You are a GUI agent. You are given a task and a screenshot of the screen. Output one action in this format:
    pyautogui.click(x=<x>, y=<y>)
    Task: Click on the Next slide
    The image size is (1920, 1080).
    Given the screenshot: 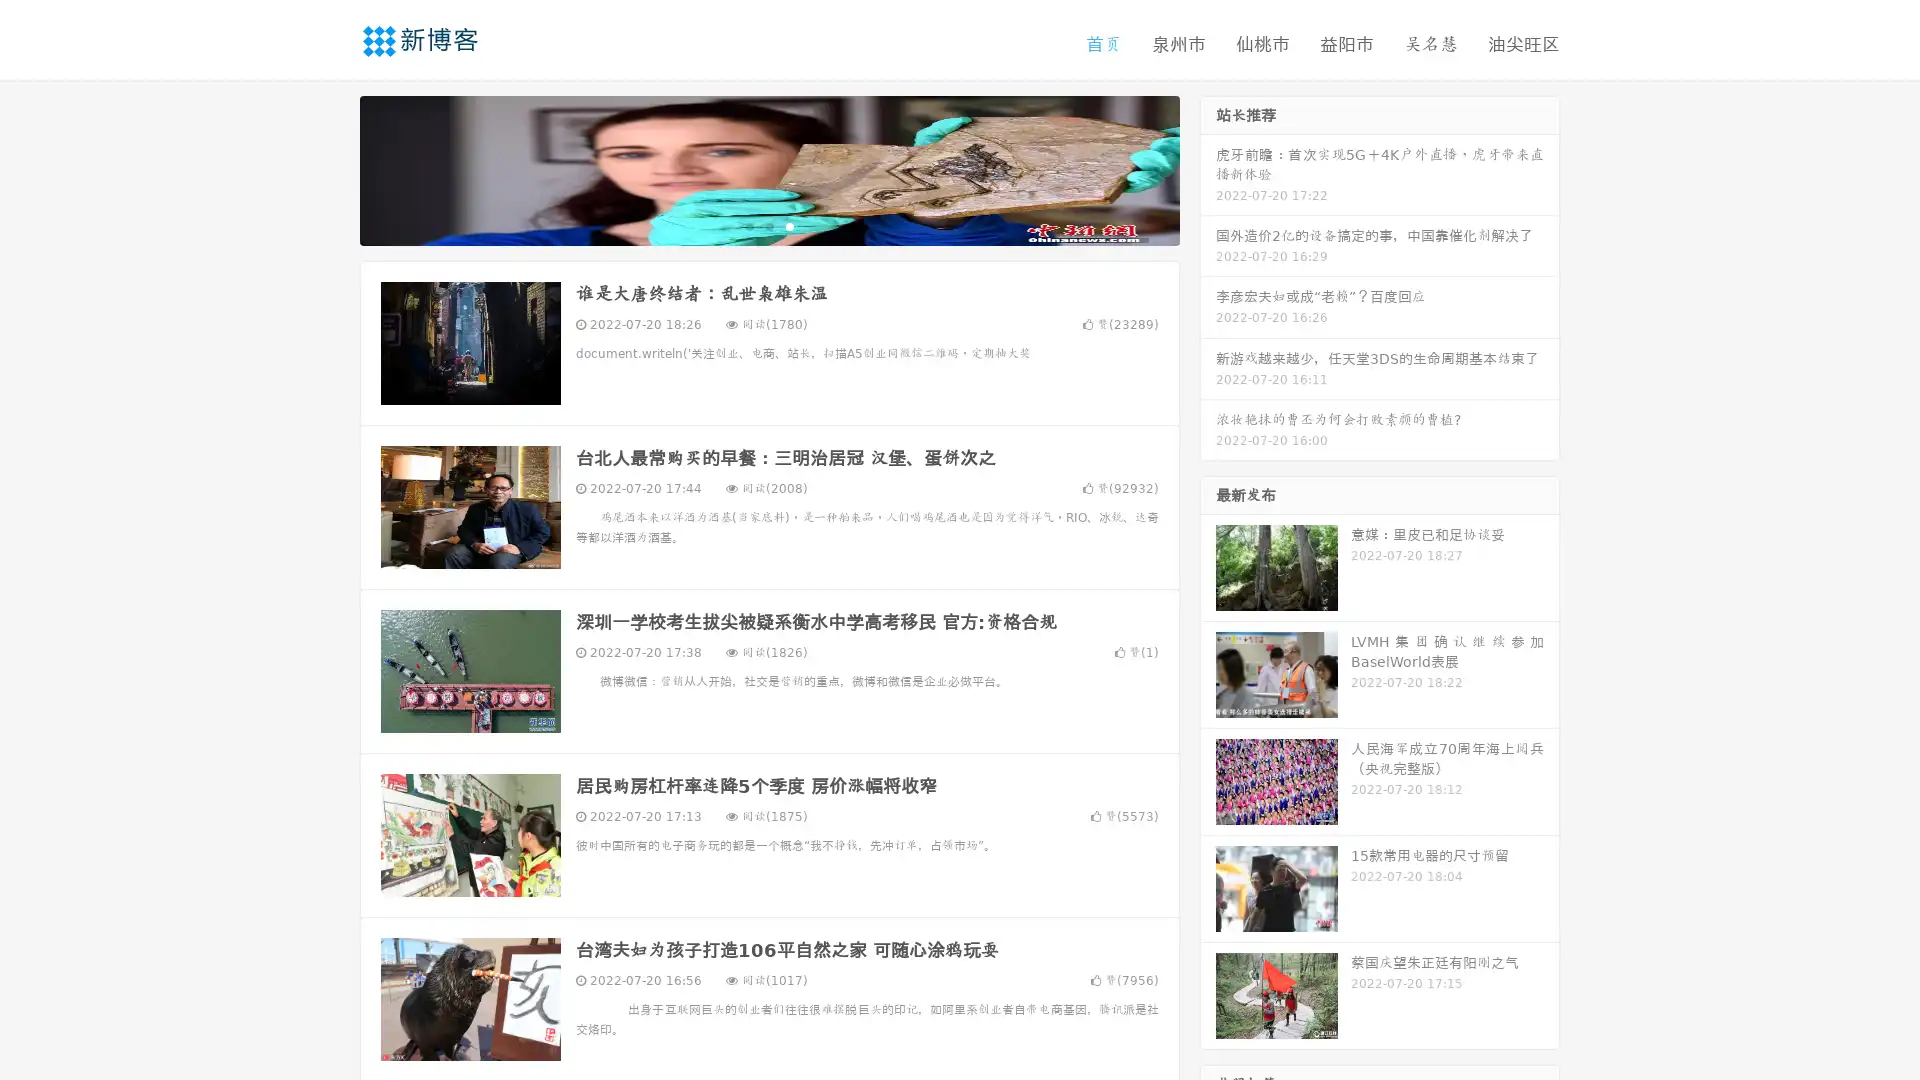 What is the action you would take?
    pyautogui.click(x=1208, y=168)
    